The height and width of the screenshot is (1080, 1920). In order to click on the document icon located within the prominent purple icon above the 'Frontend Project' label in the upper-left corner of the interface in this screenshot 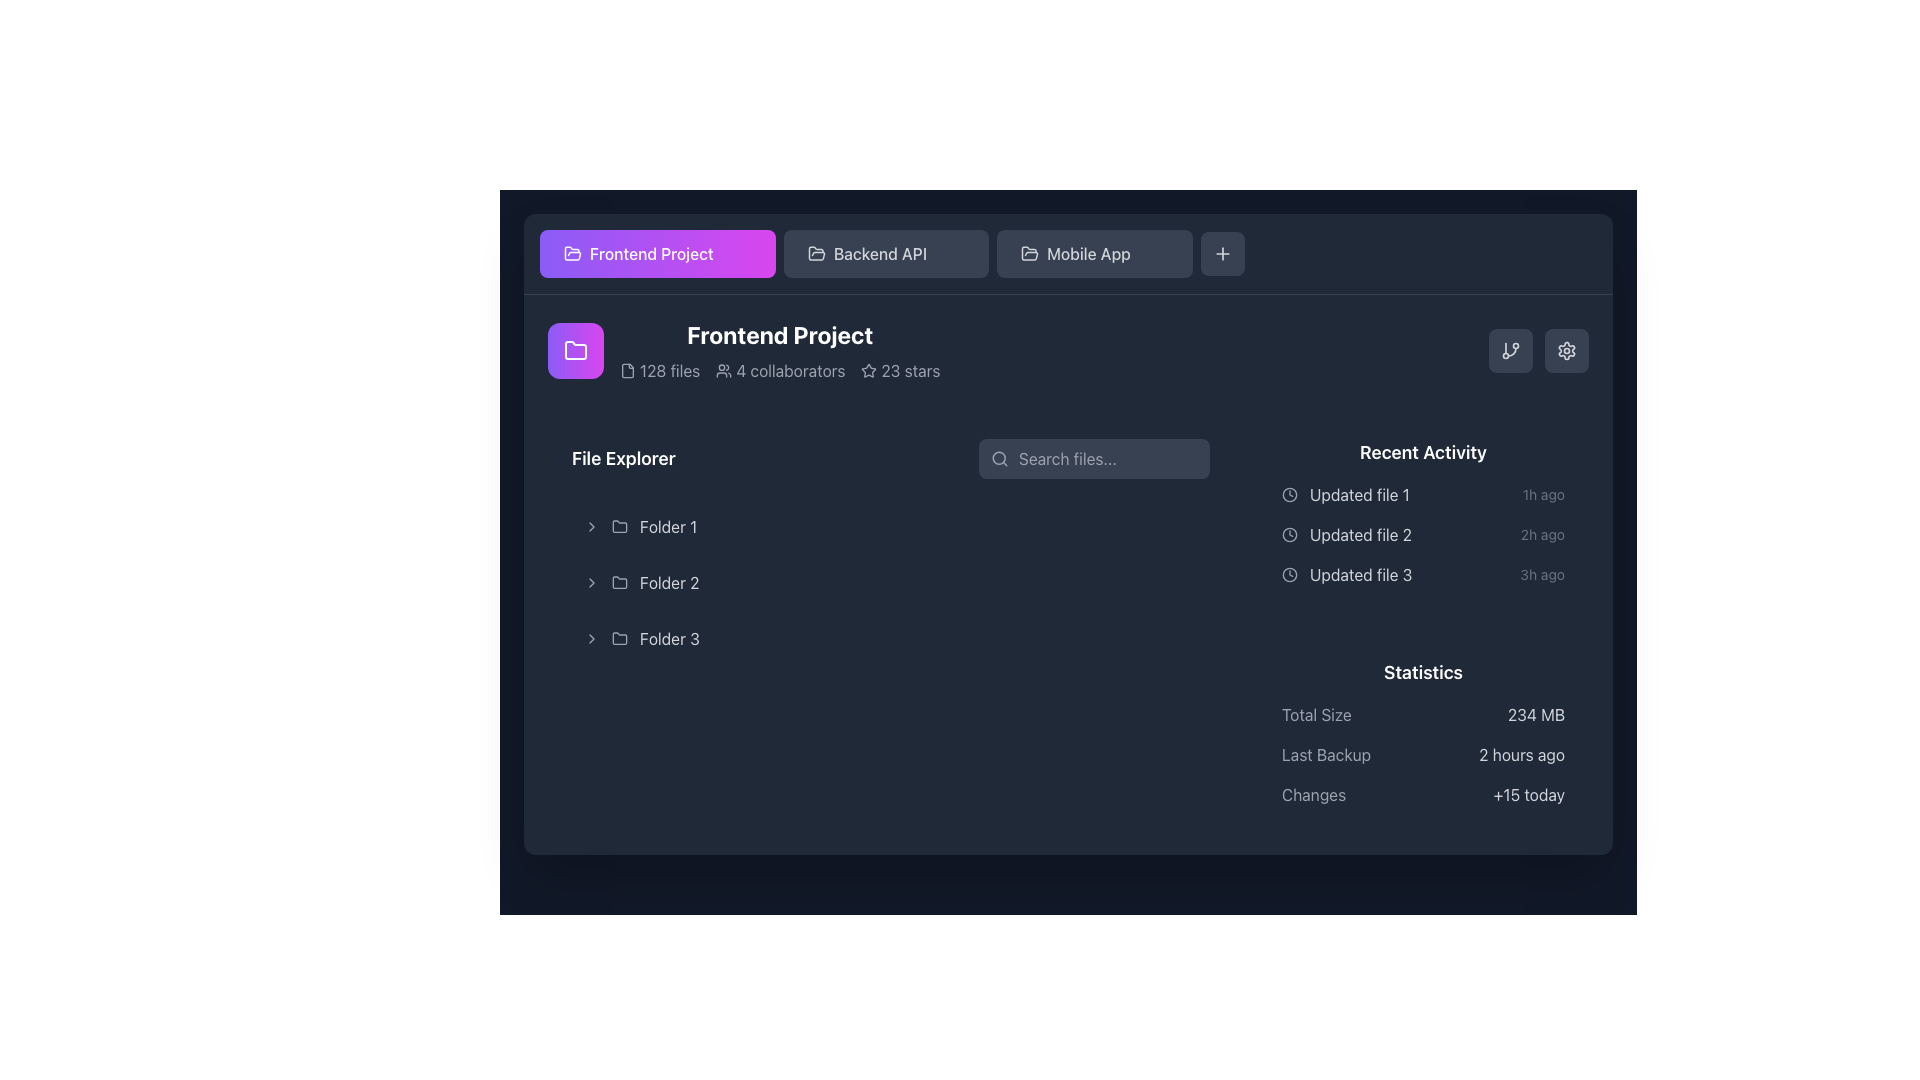, I will do `click(627, 370)`.